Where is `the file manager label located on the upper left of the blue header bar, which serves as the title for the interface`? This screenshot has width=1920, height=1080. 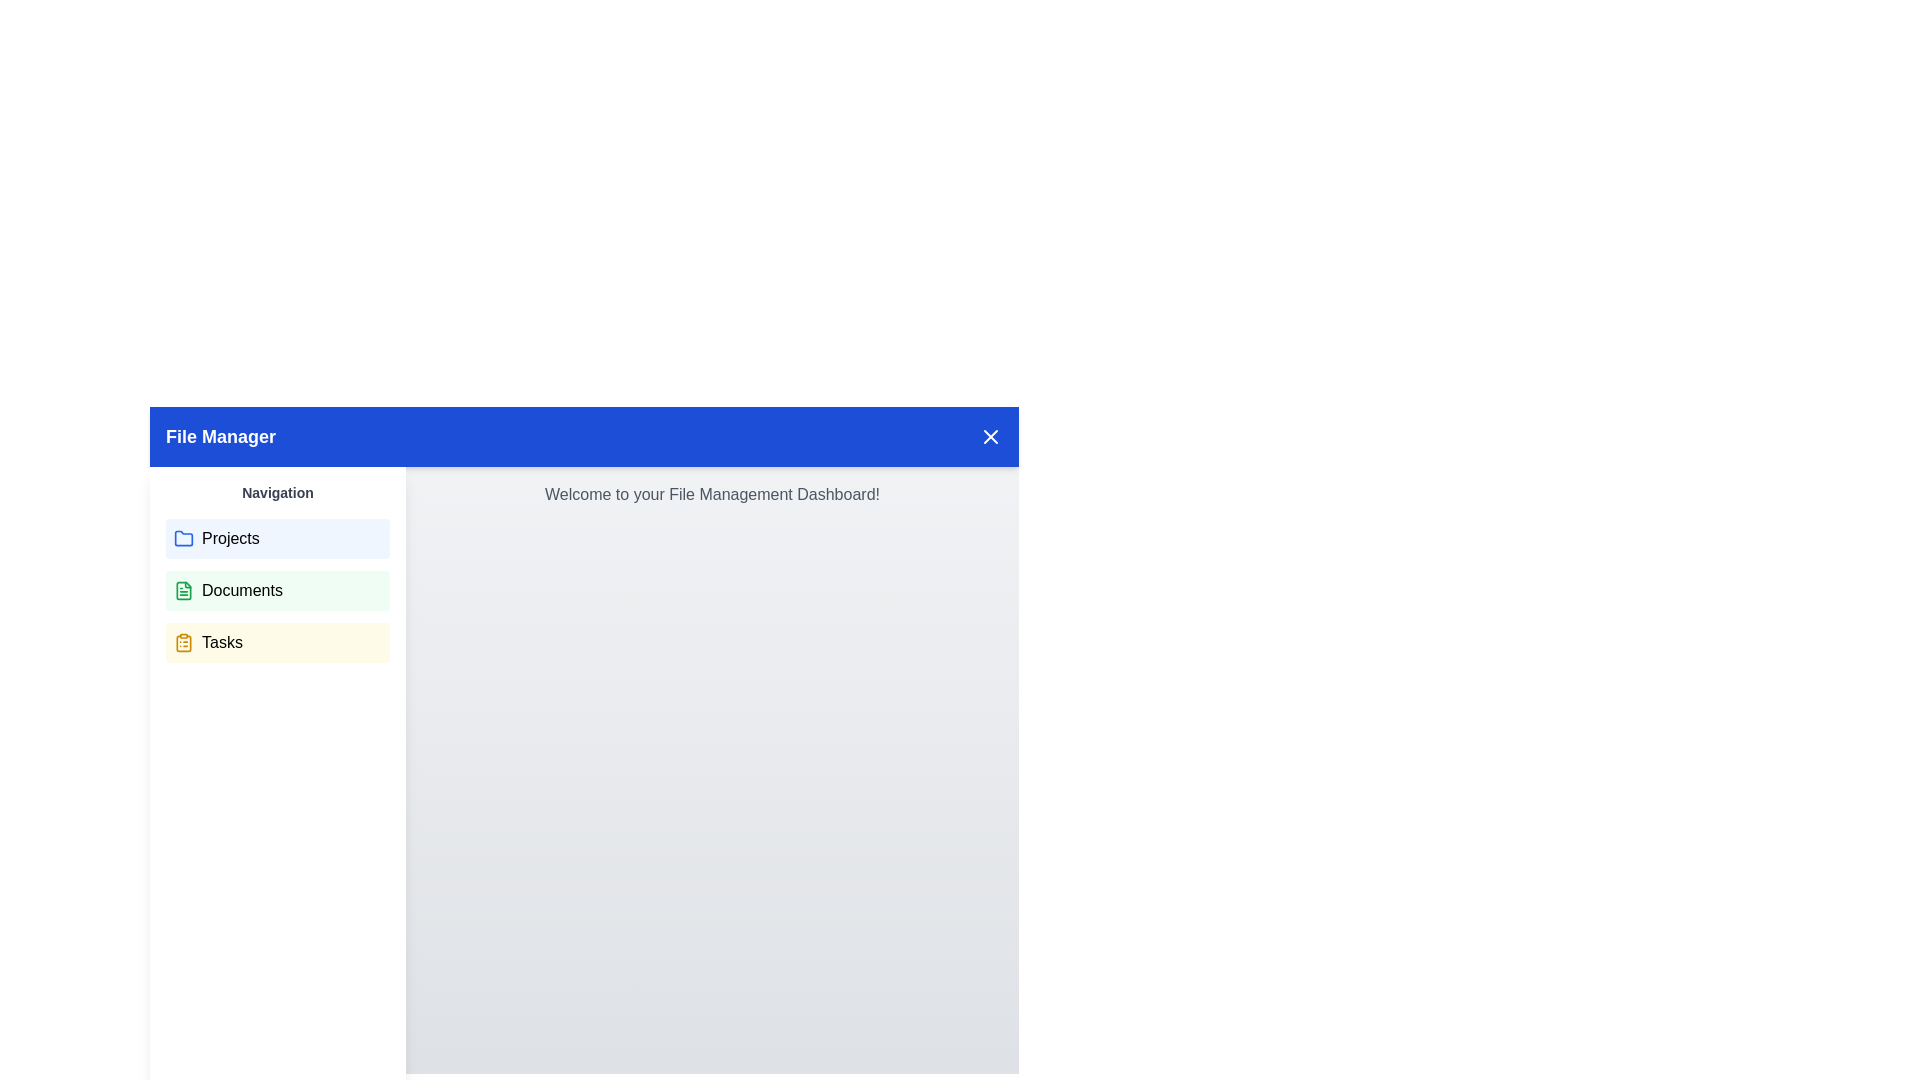 the file manager label located on the upper left of the blue header bar, which serves as the title for the interface is located at coordinates (220, 435).